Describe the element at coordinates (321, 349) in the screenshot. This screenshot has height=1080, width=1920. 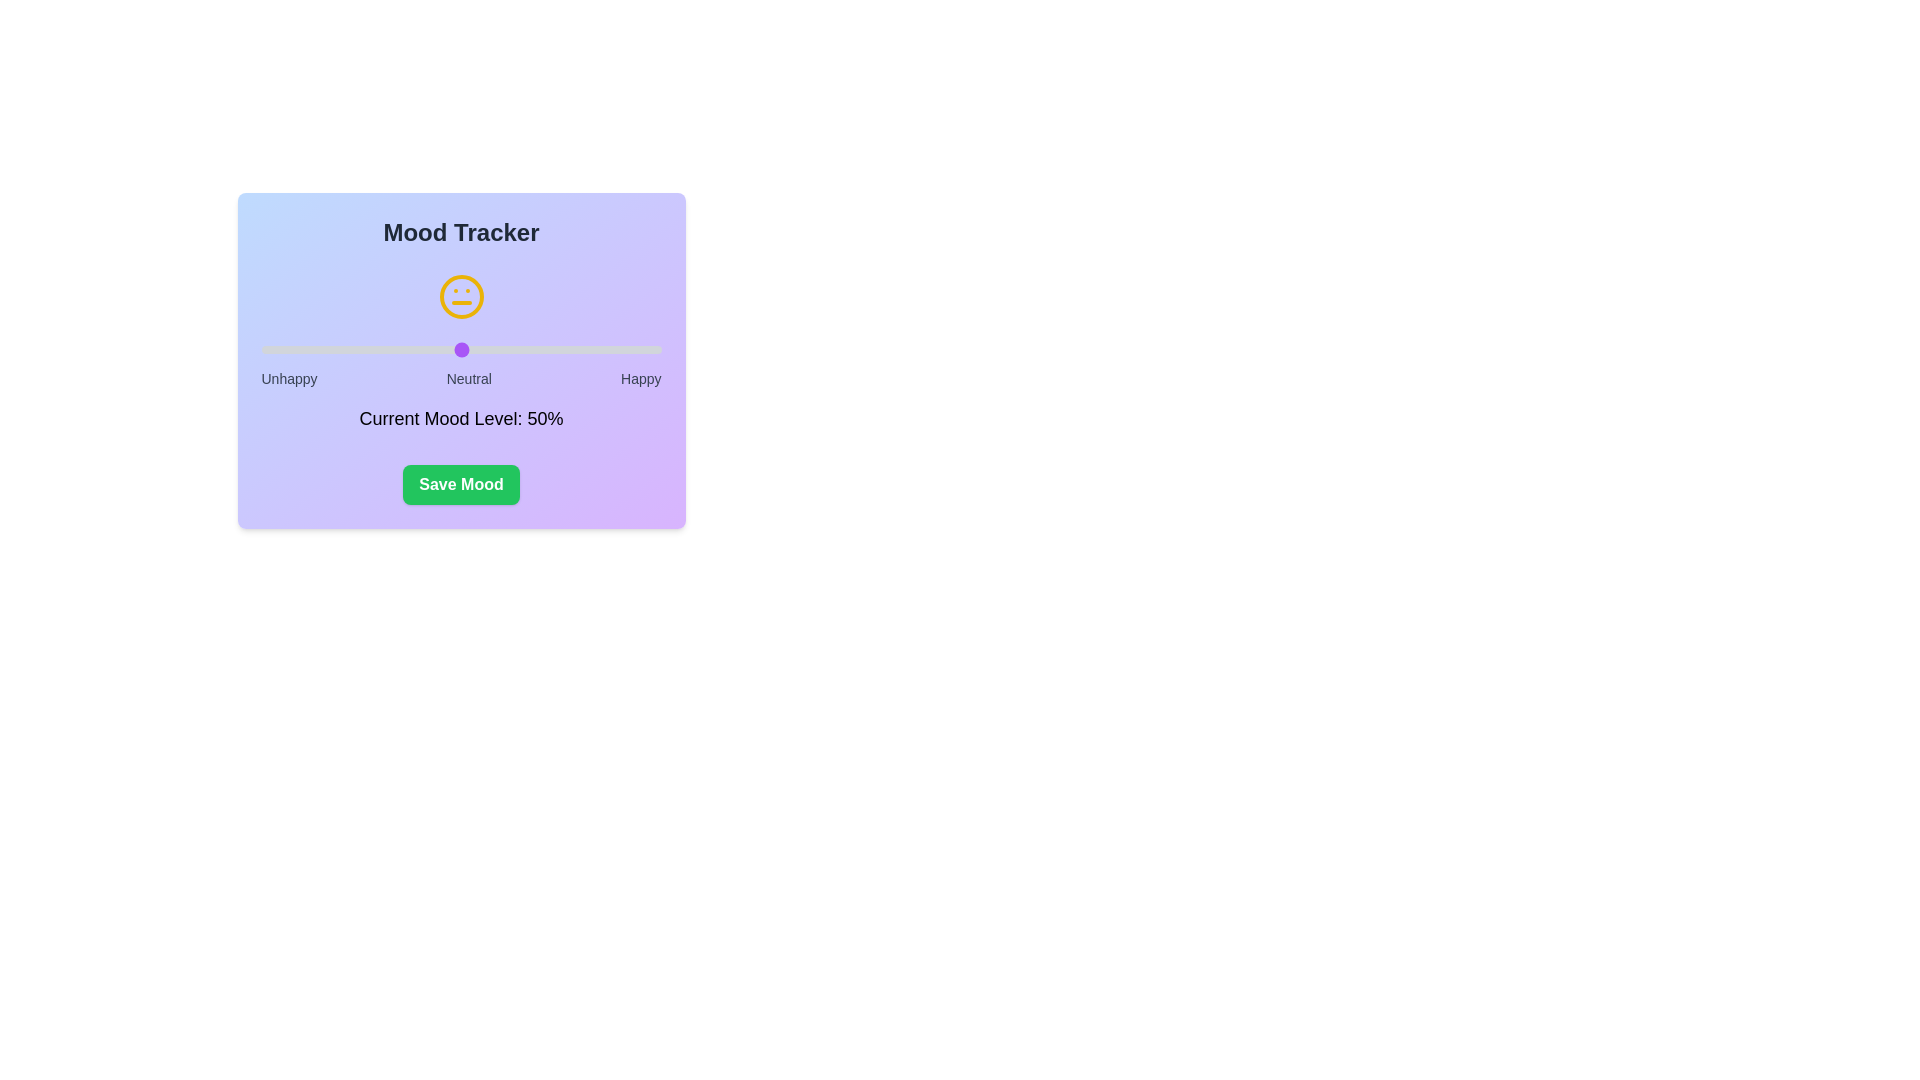
I see `the mood level to 15% using the slider` at that location.